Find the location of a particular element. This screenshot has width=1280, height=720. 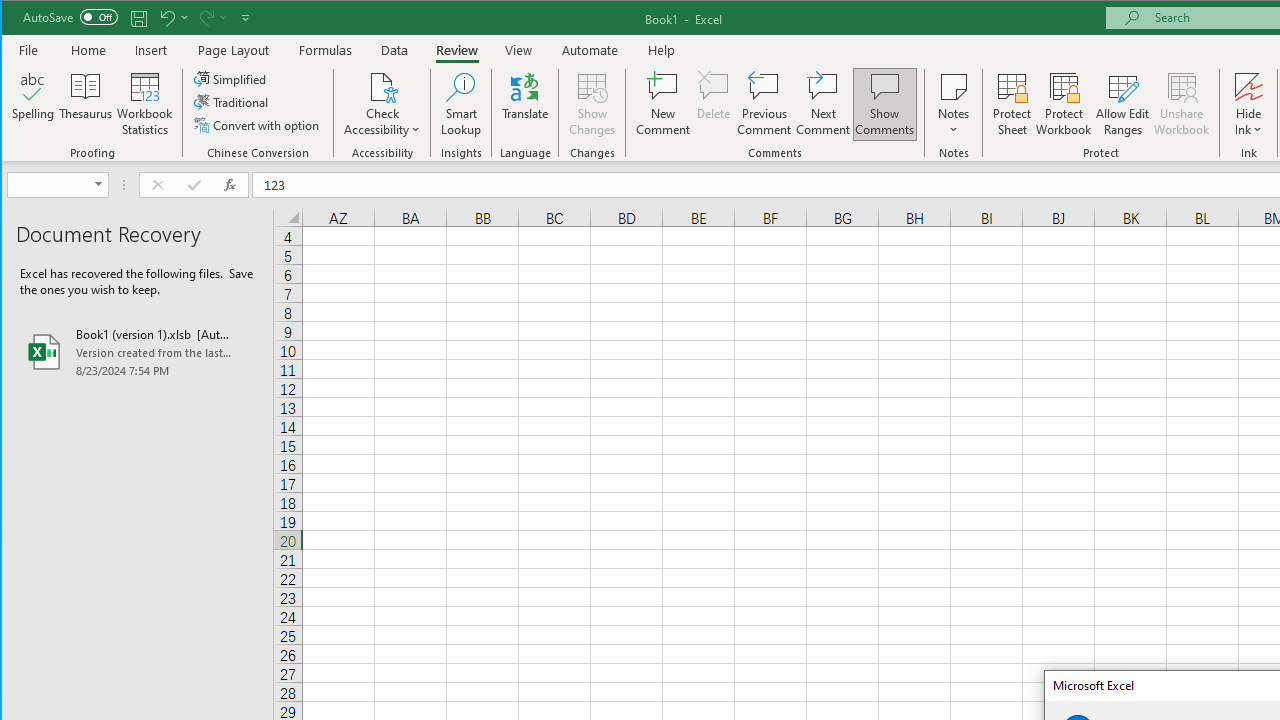

'Customize Quick Access Toolbar' is located at coordinates (244, 17).